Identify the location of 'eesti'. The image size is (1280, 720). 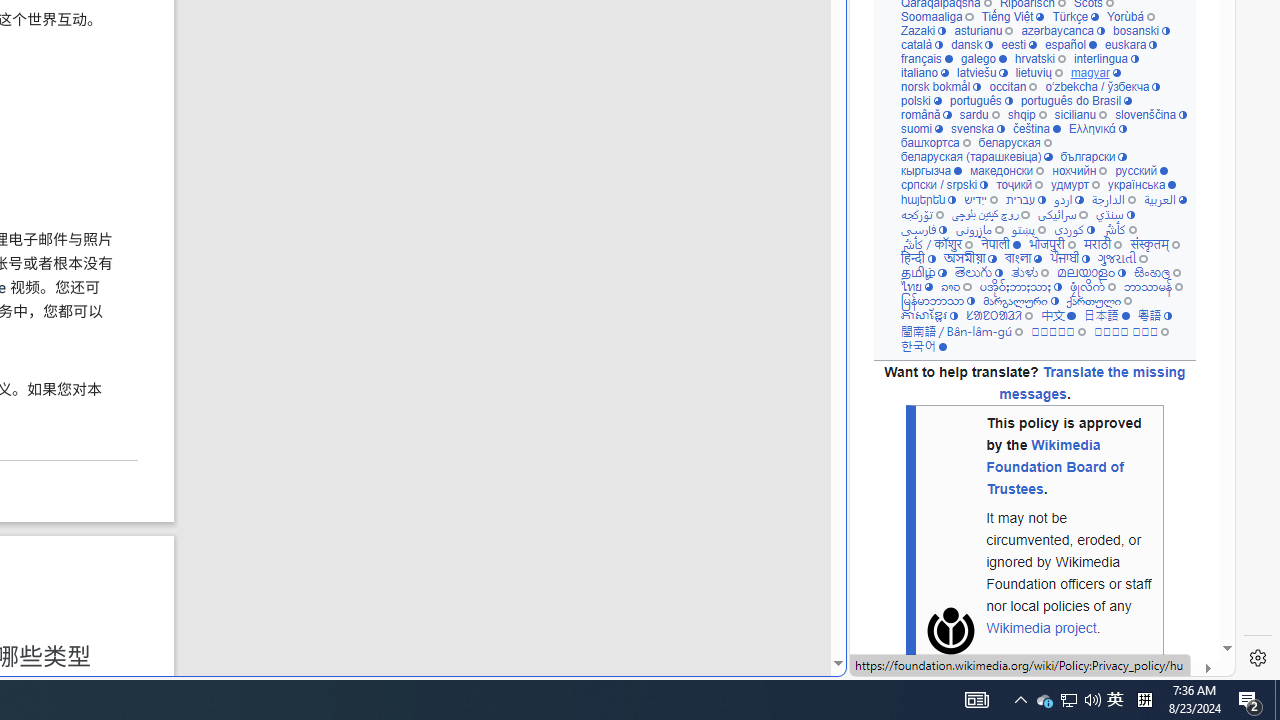
(1018, 45).